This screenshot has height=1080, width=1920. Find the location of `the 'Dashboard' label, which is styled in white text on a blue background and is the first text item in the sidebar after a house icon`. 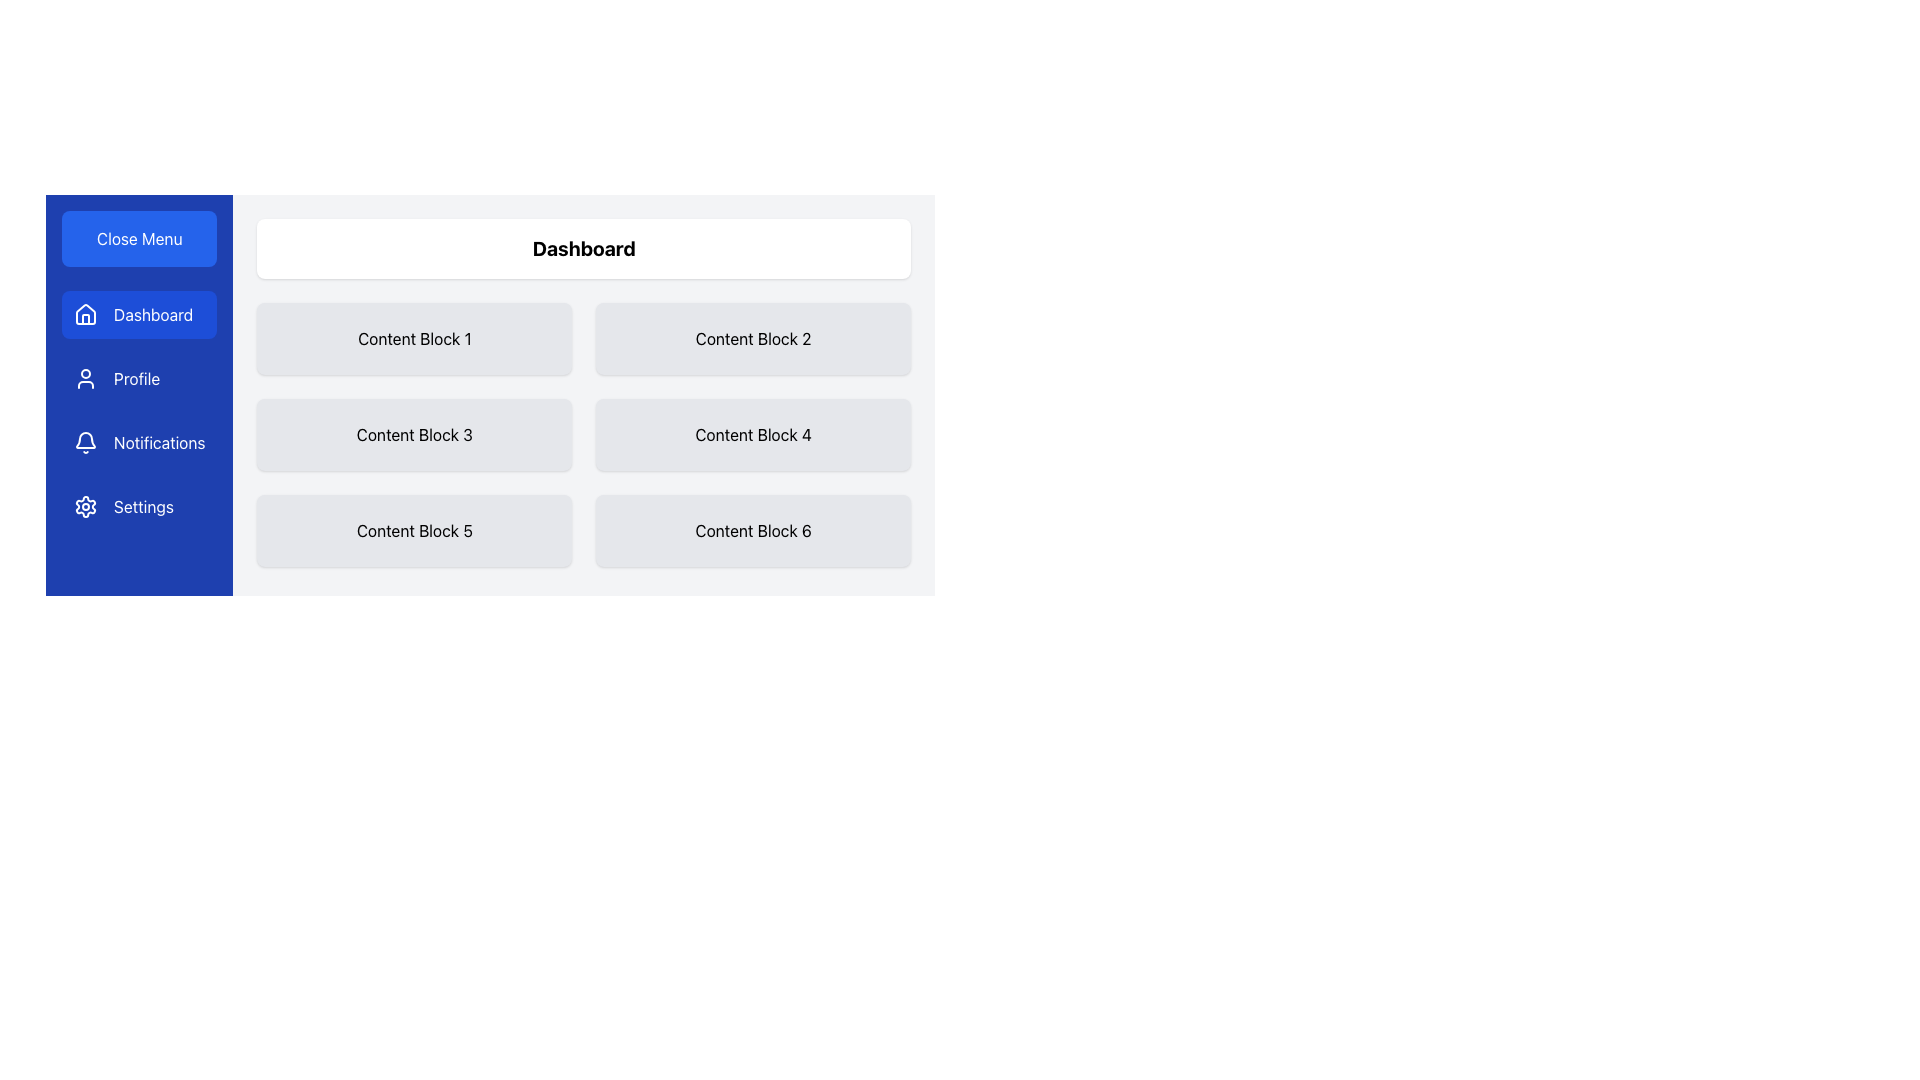

the 'Dashboard' label, which is styled in white text on a blue background and is the first text item in the sidebar after a house icon is located at coordinates (152, 315).